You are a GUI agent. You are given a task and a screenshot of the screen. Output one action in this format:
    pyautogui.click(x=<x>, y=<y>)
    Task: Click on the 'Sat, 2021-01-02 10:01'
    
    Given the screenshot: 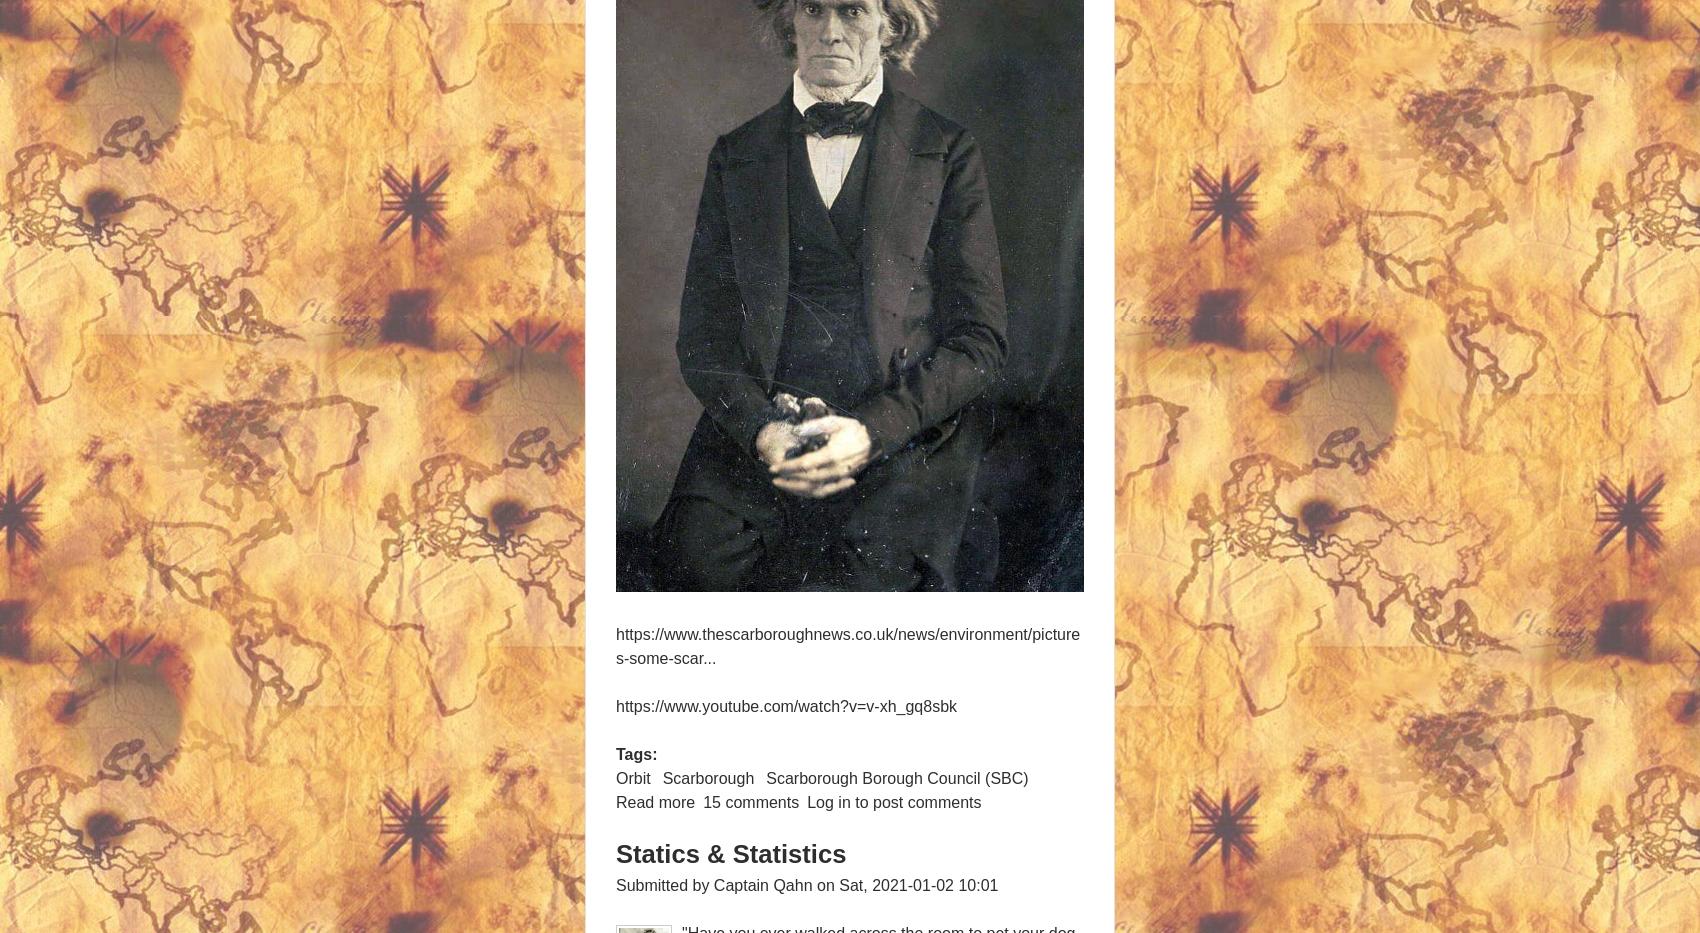 What is the action you would take?
    pyautogui.click(x=837, y=884)
    